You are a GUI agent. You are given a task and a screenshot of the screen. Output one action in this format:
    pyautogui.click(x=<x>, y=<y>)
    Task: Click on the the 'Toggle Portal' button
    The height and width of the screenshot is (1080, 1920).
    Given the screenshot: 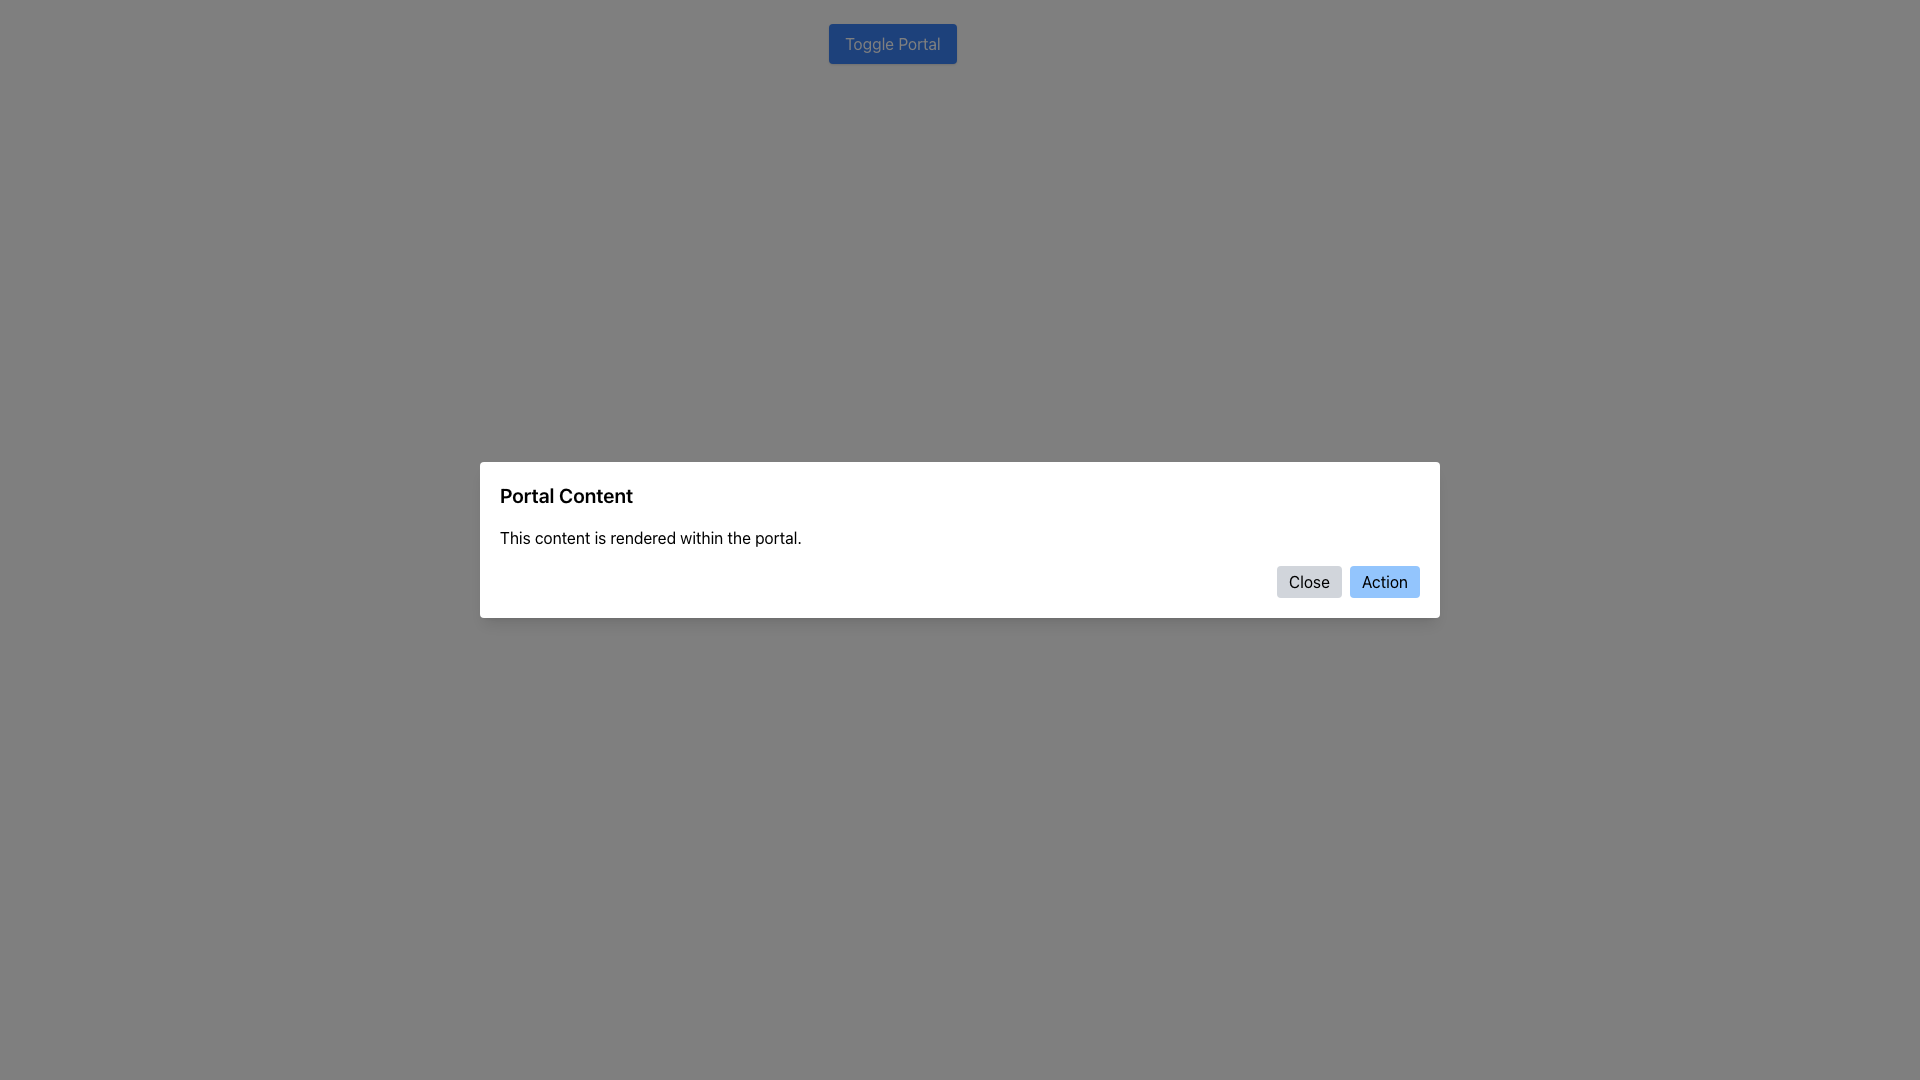 What is the action you would take?
    pyautogui.click(x=891, y=43)
    